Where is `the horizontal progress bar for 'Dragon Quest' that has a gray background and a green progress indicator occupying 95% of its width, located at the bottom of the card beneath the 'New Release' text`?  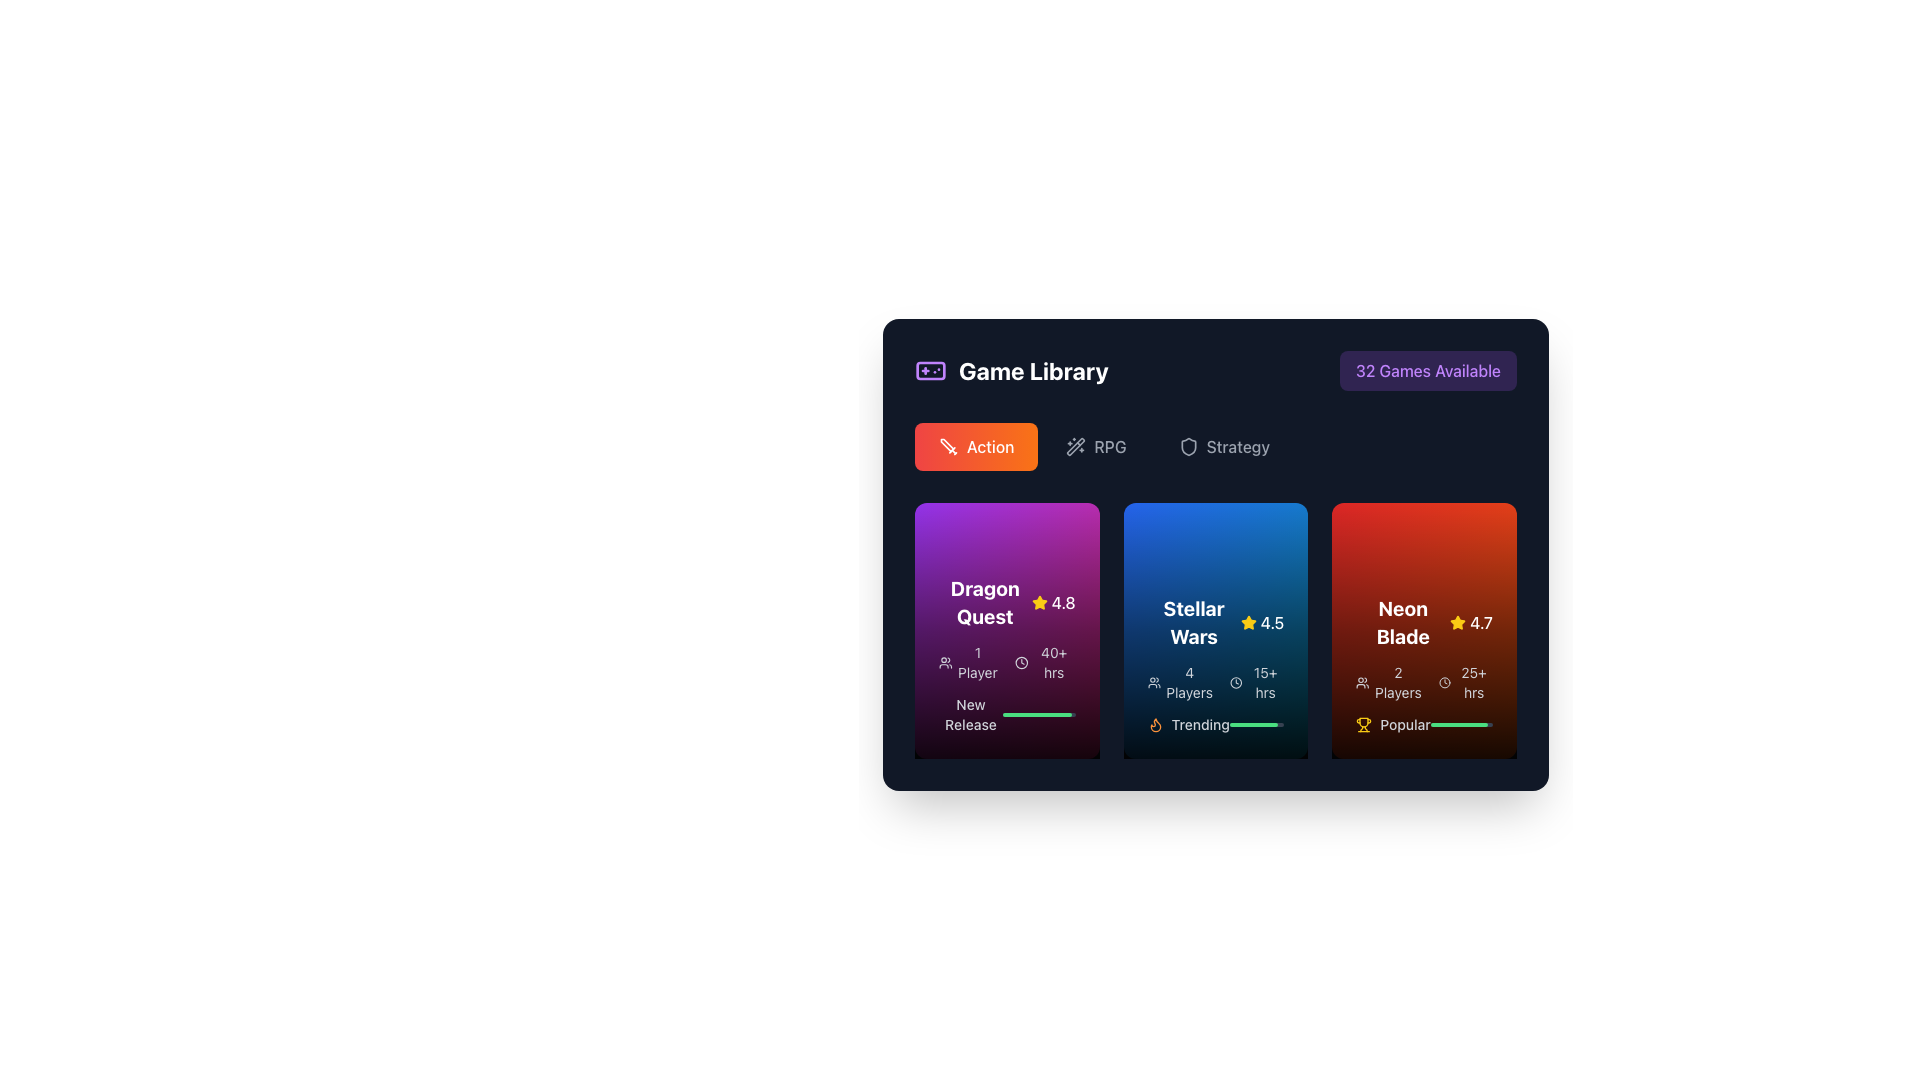 the horizontal progress bar for 'Dragon Quest' that has a gray background and a green progress indicator occupying 95% of its width, located at the bottom of the card beneath the 'New Release' text is located at coordinates (1039, 713).